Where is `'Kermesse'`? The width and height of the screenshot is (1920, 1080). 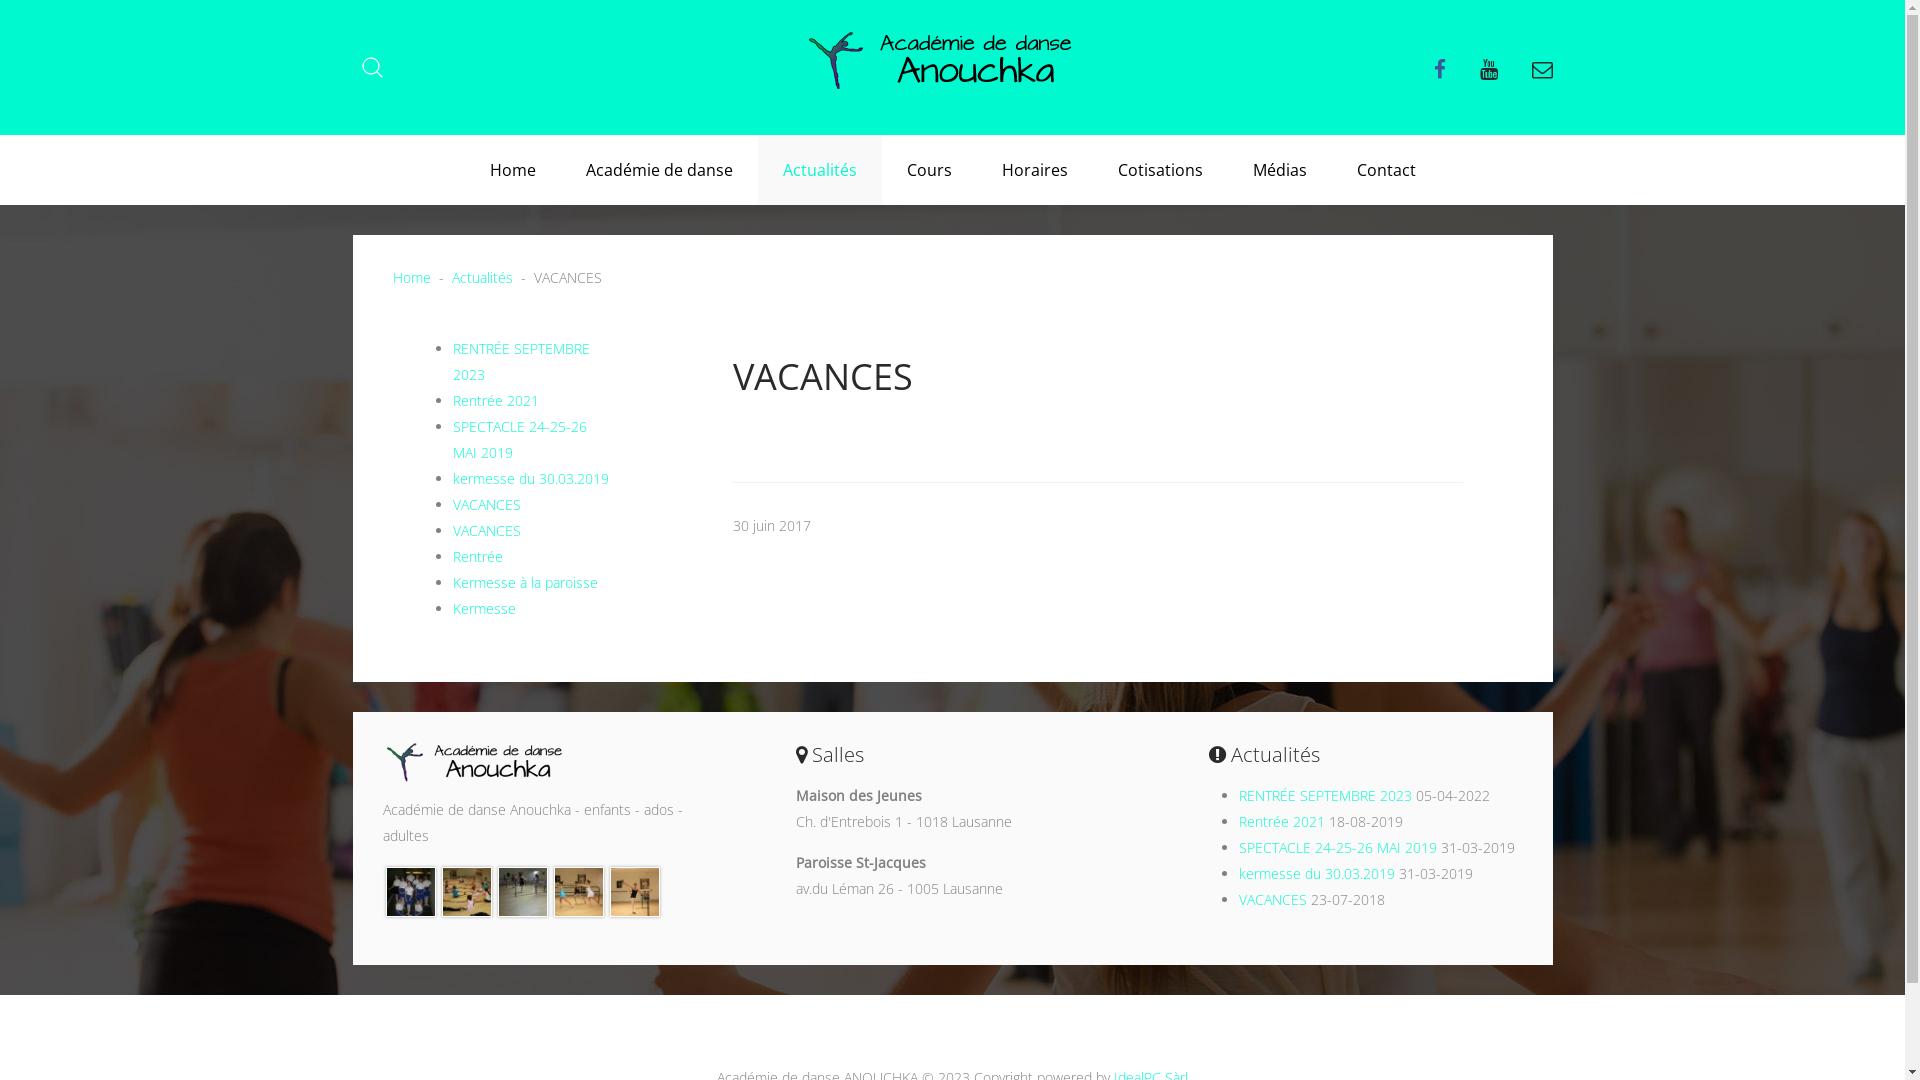
'Kermesse' is located at coordinates (483, 607).